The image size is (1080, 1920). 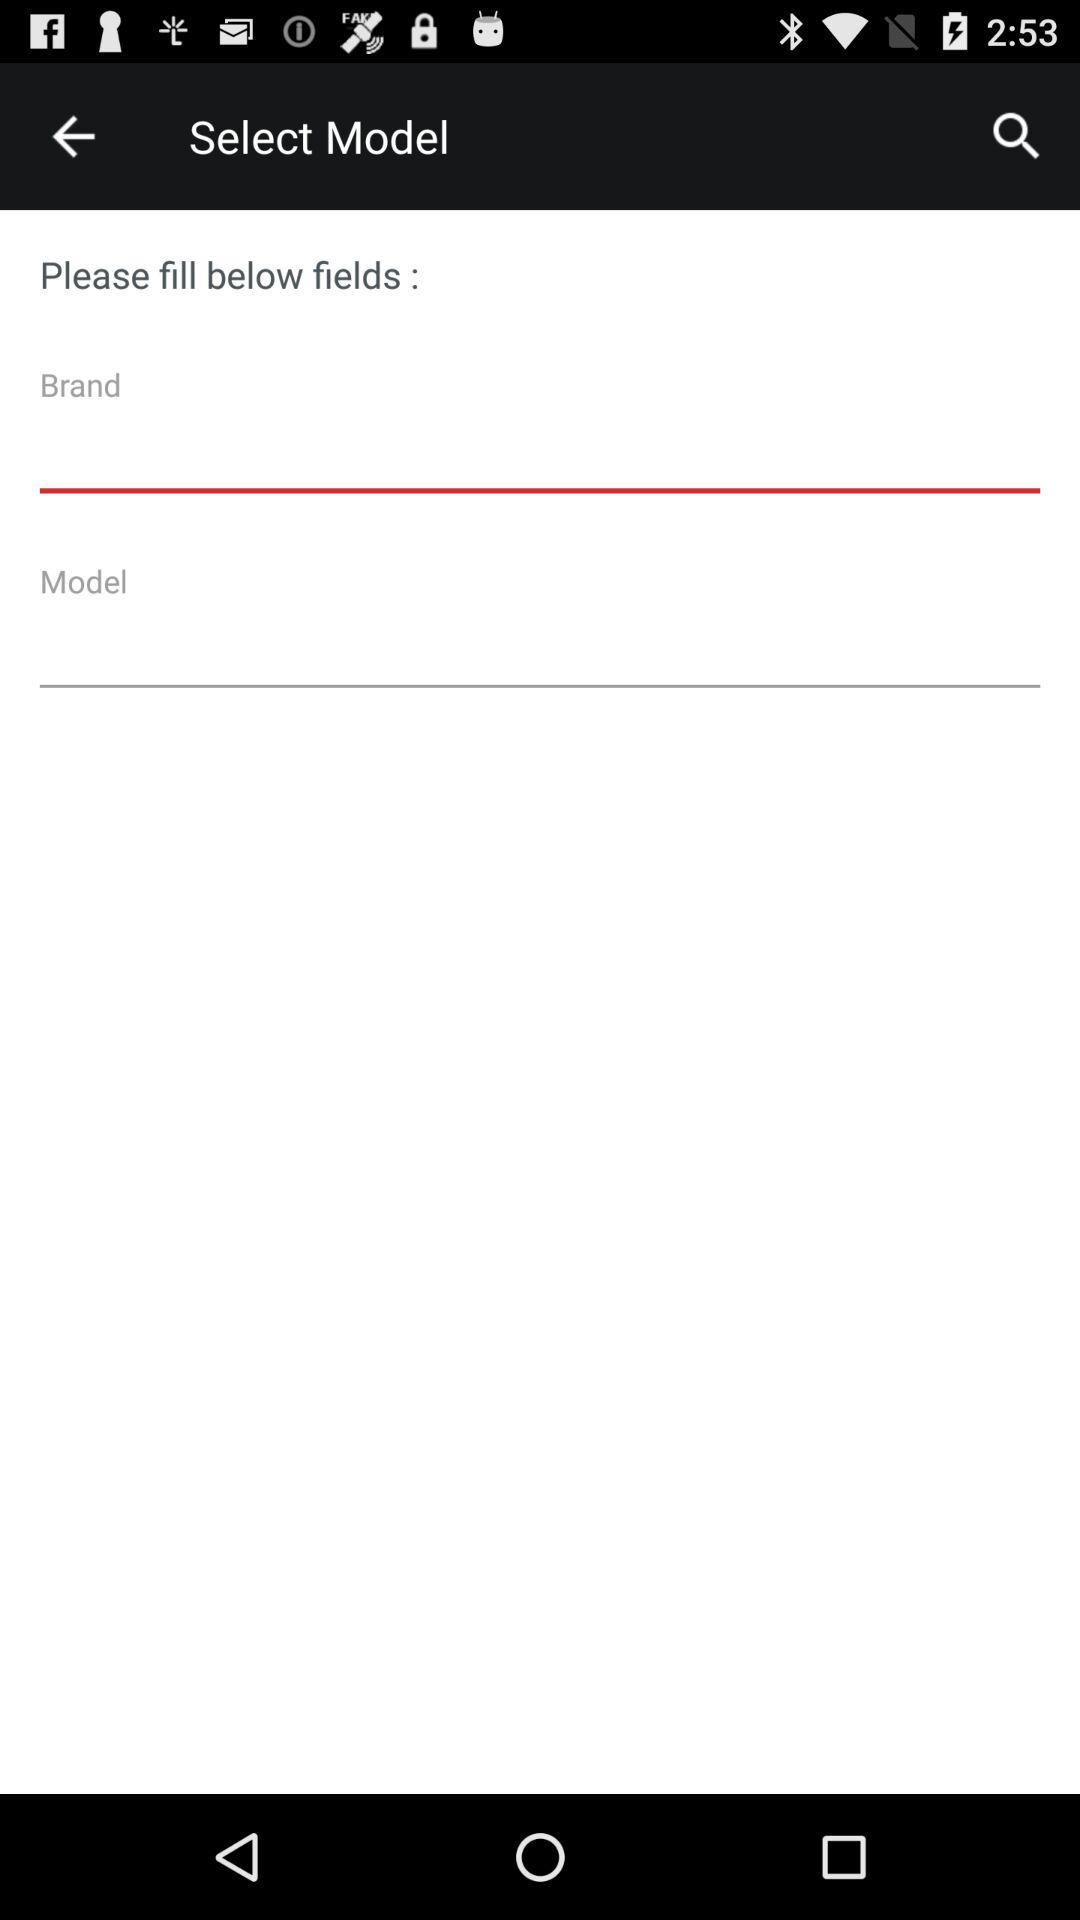 What do you see at coordinates (540, 436) in the screenshot?
I see `the item below the please fill below item` at bounding box center [540, 436].